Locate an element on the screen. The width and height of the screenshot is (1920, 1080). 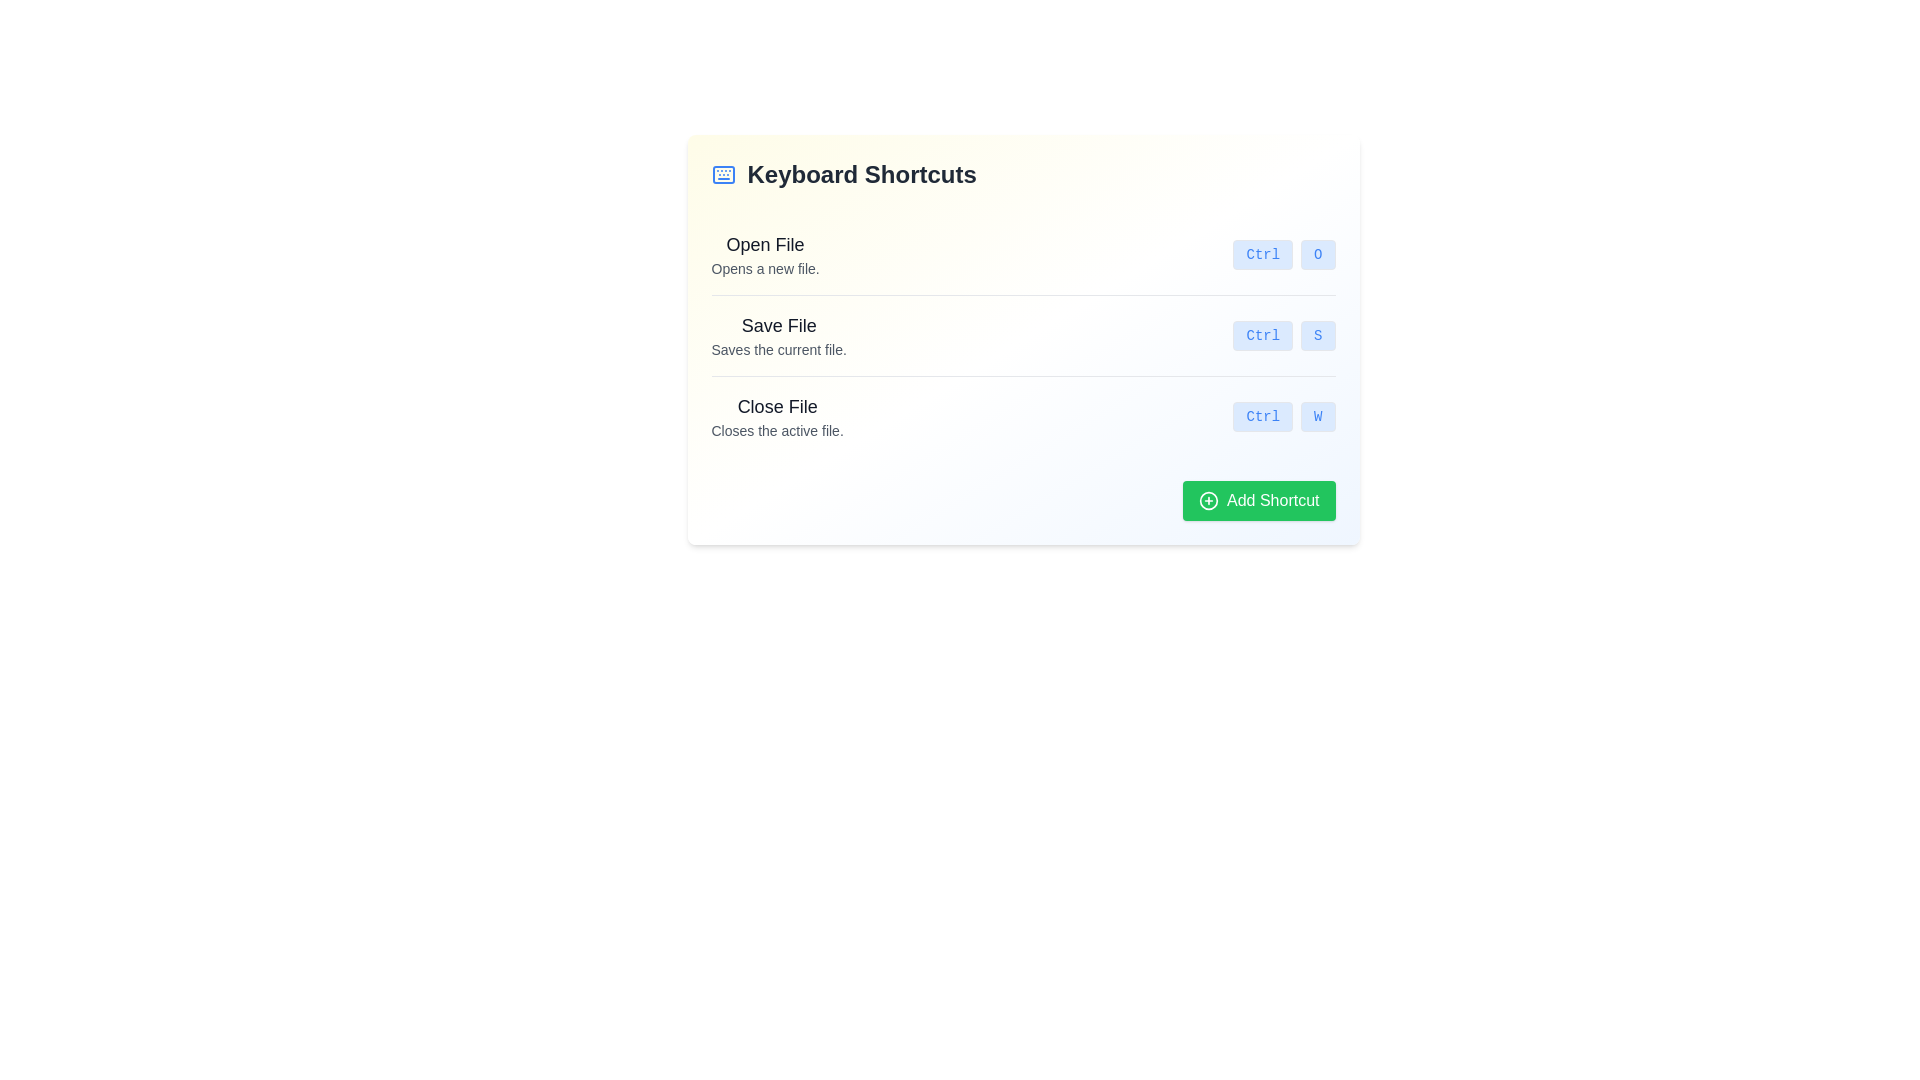
the 'Add Shortcut' button located at the bottom right of the window, which features a circular plus icon is located at coordinates (1208, 500).